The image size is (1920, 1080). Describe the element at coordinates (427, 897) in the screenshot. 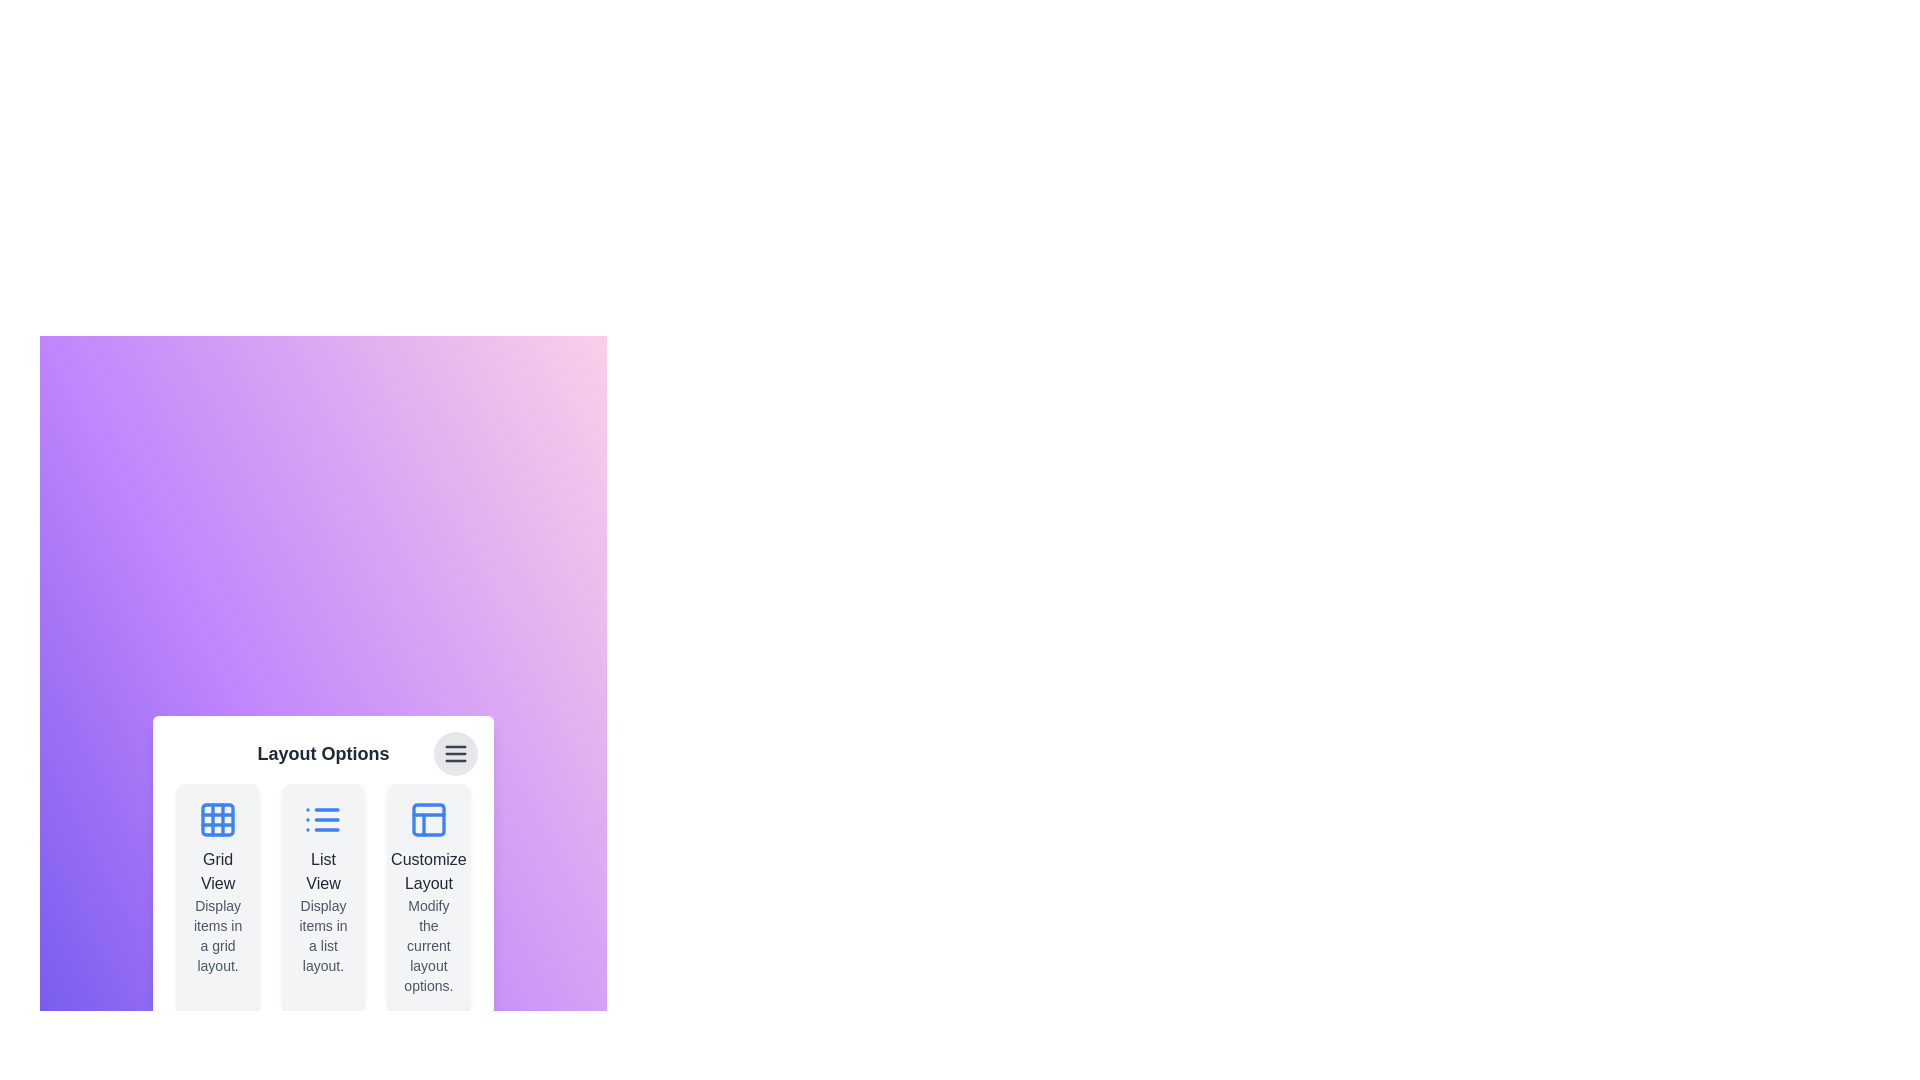

I see `the 'Customize Layout' card to select this option` at that location.